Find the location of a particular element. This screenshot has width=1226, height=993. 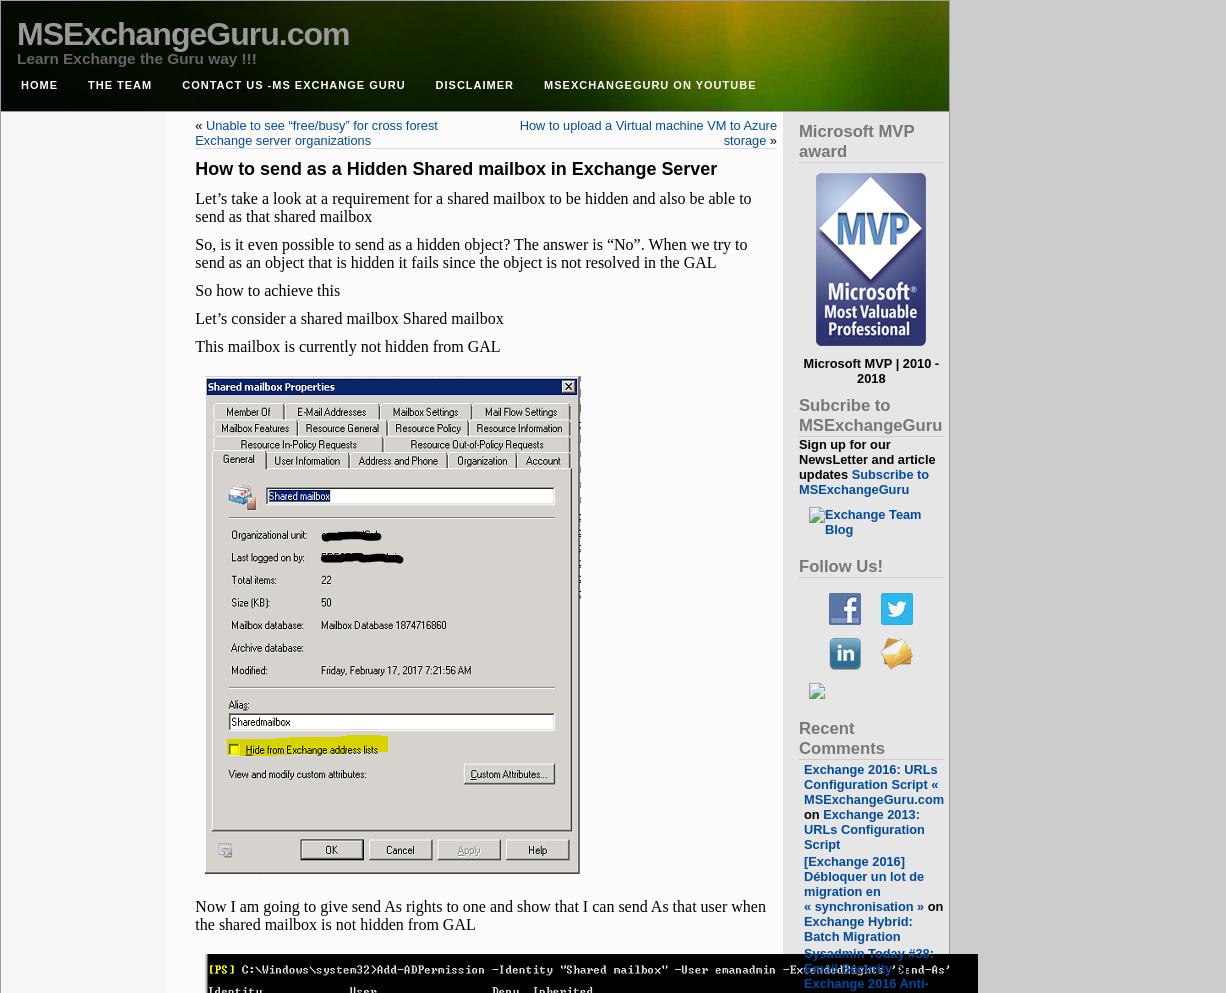

'Subcribe to MSExchangeGuru' is located at coordinates (870, 414).